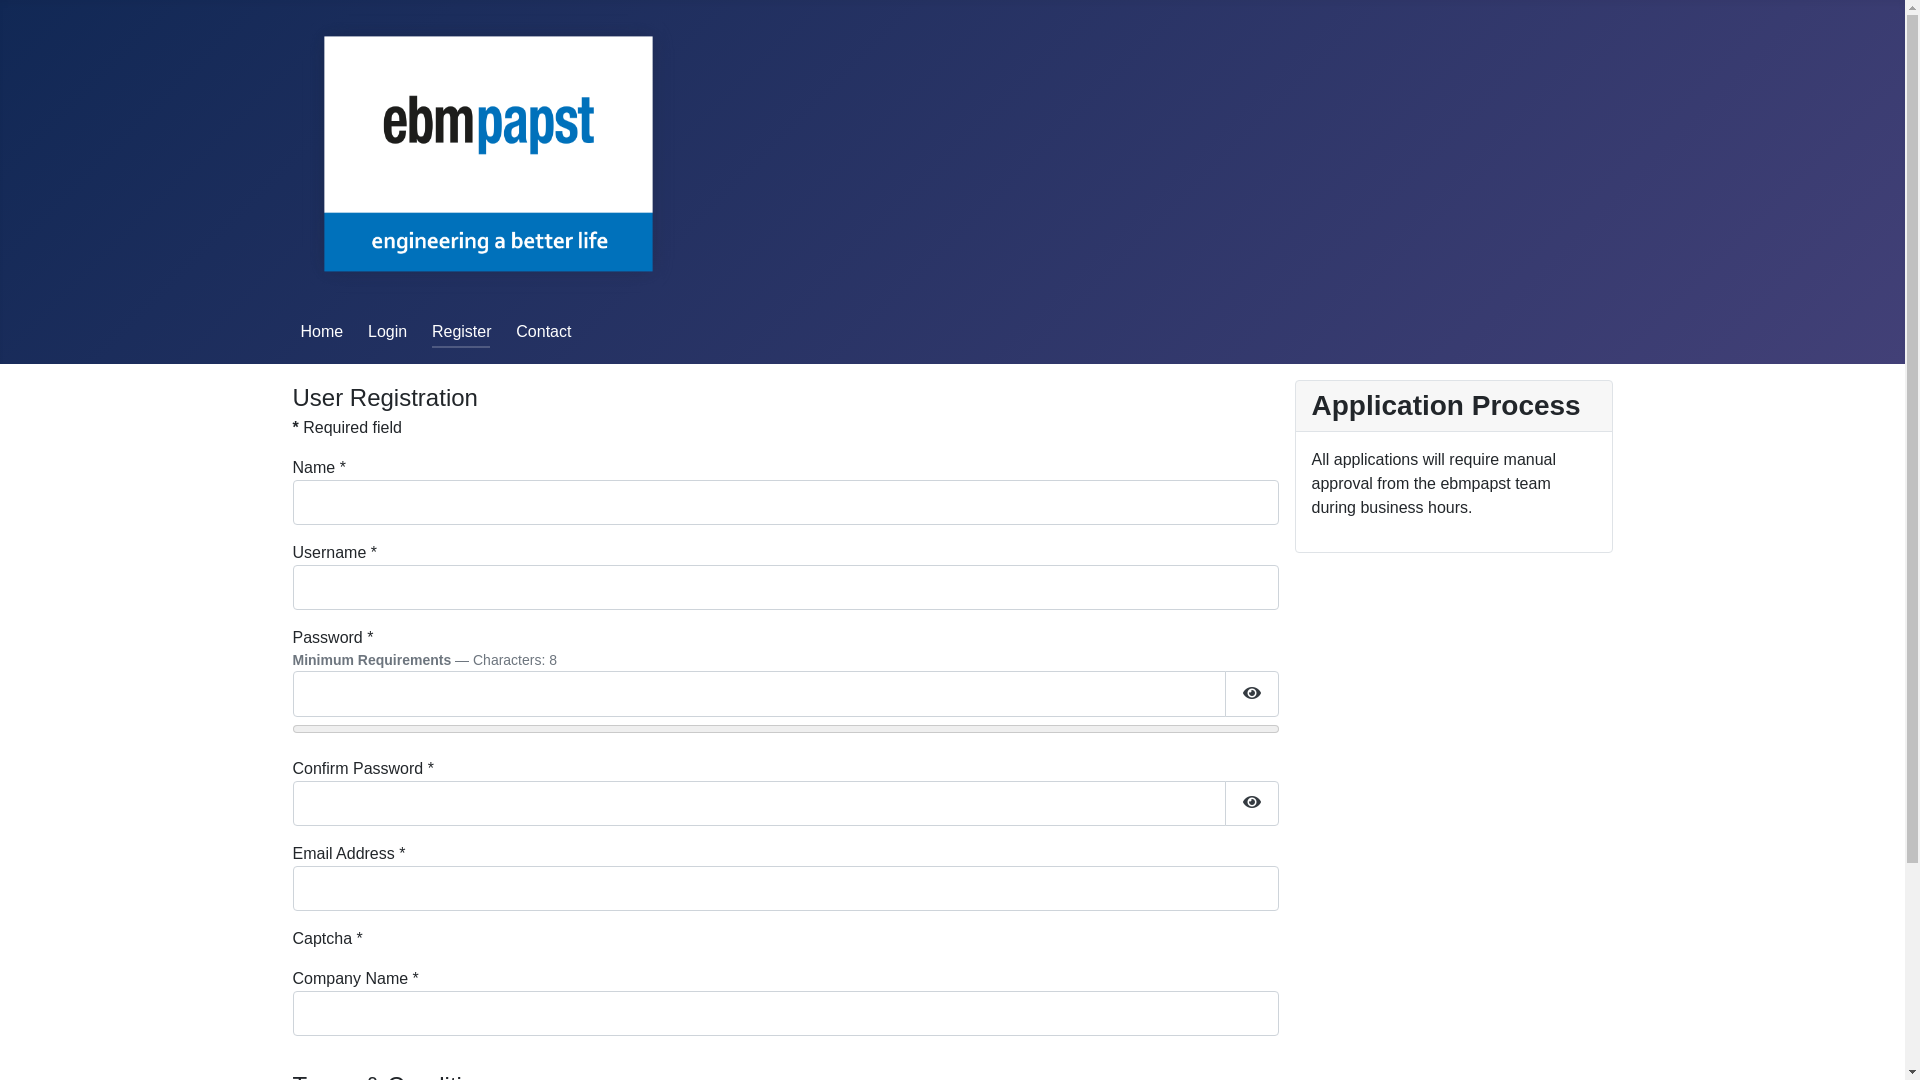 The width and height of the screenshot is (1920, 1080). I want to click on 'Login', so click(387, 330).